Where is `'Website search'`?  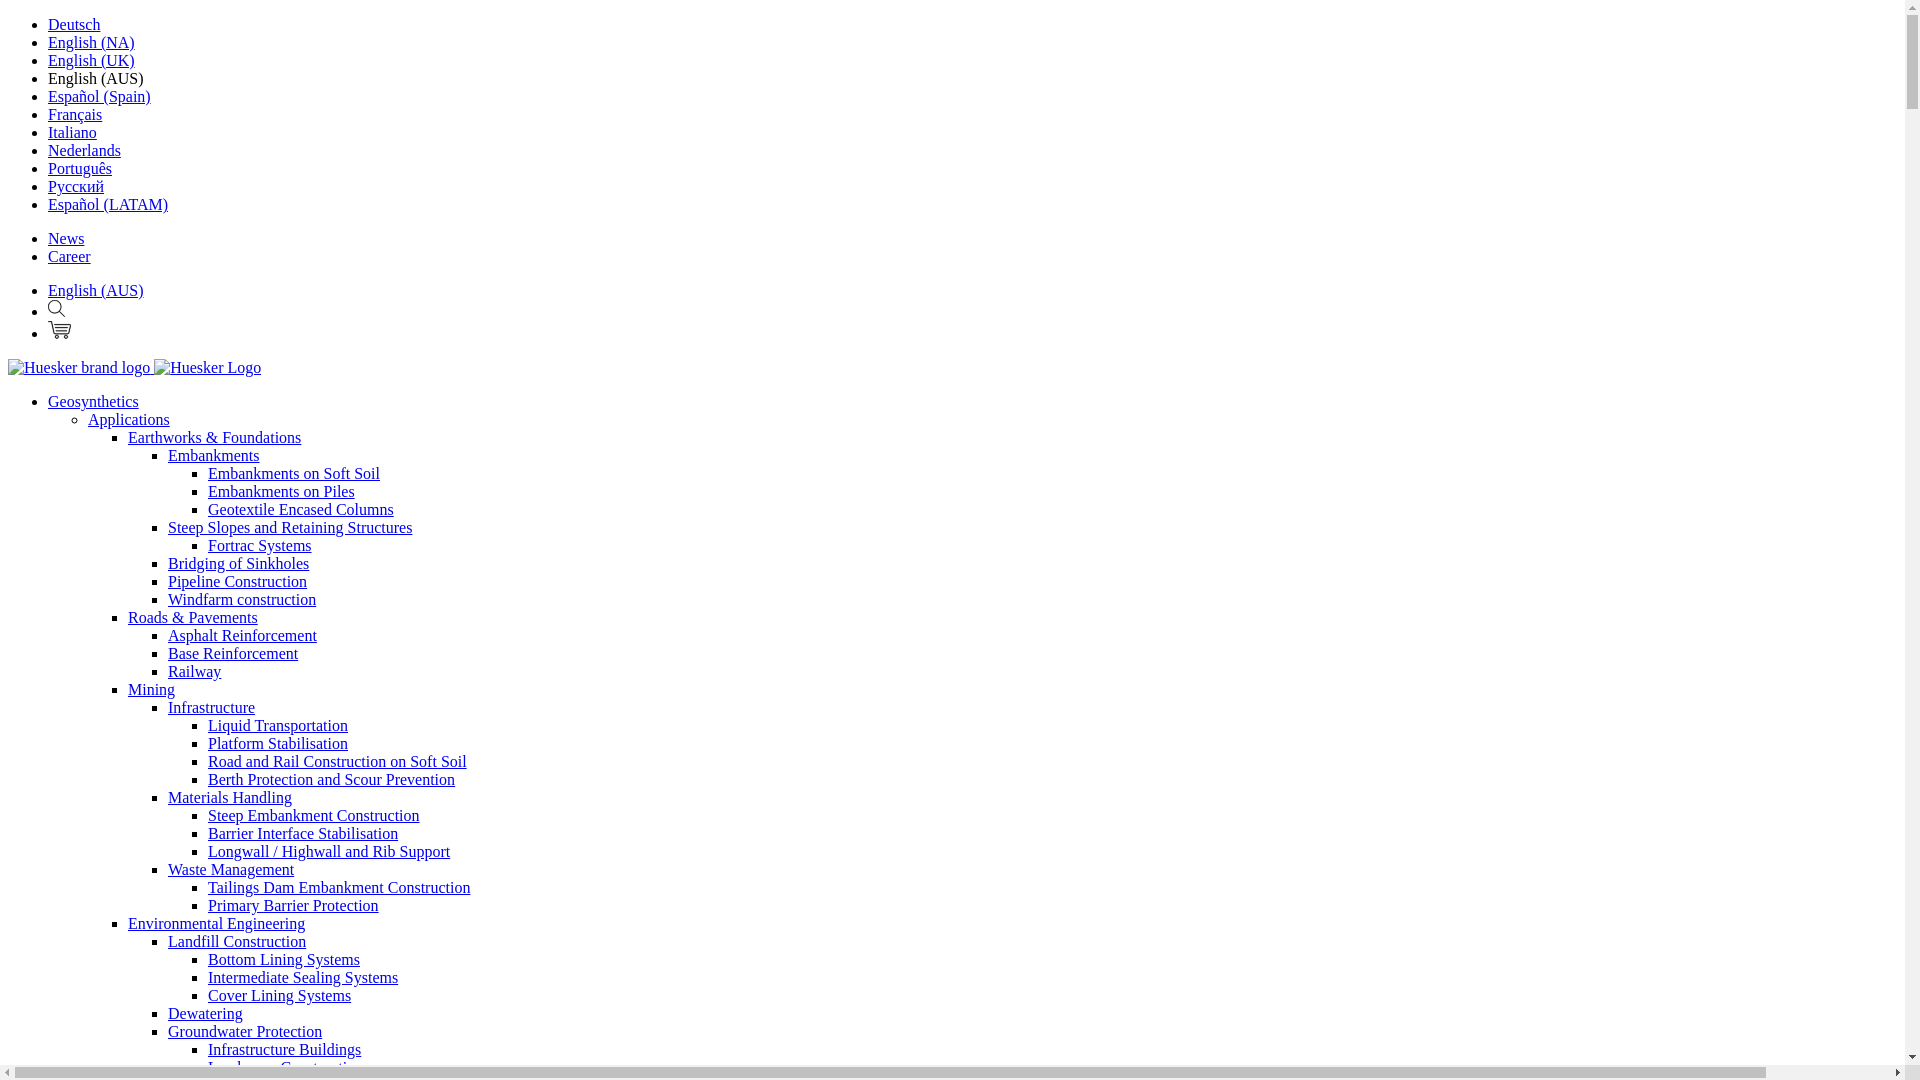 'Website search' is located at coordinates (56, 308).